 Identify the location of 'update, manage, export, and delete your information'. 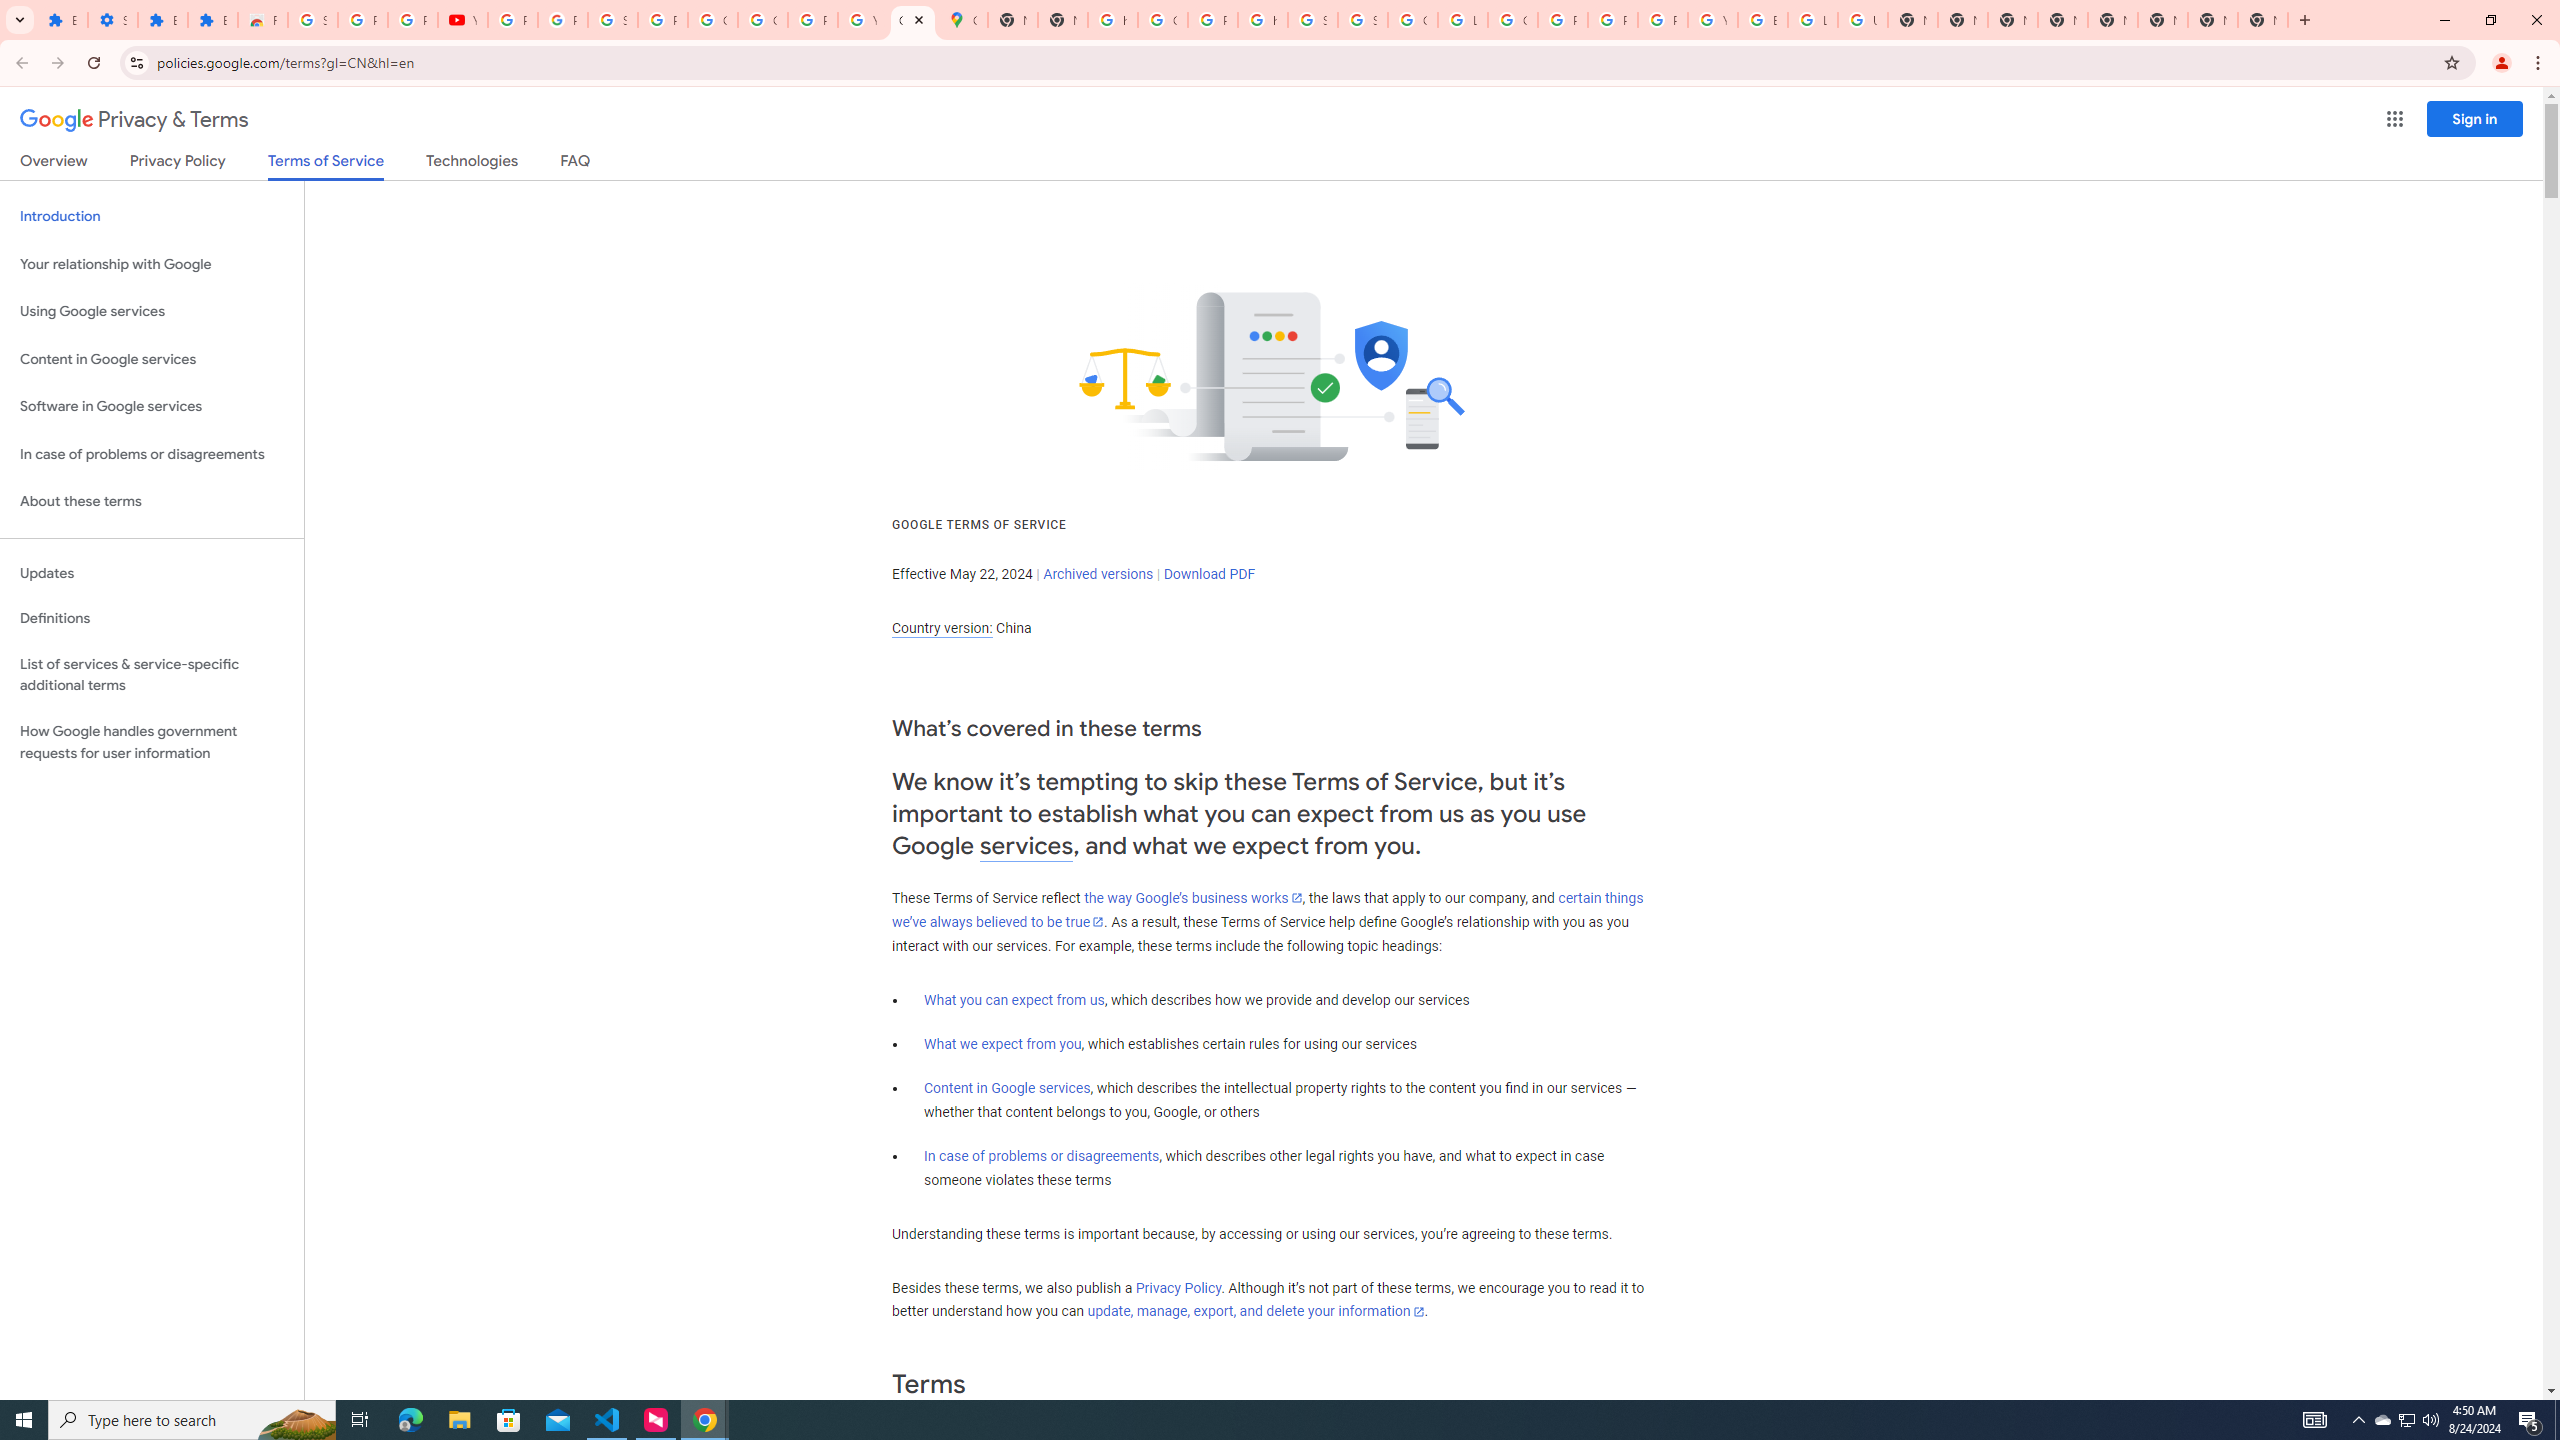
(1255, 1310).